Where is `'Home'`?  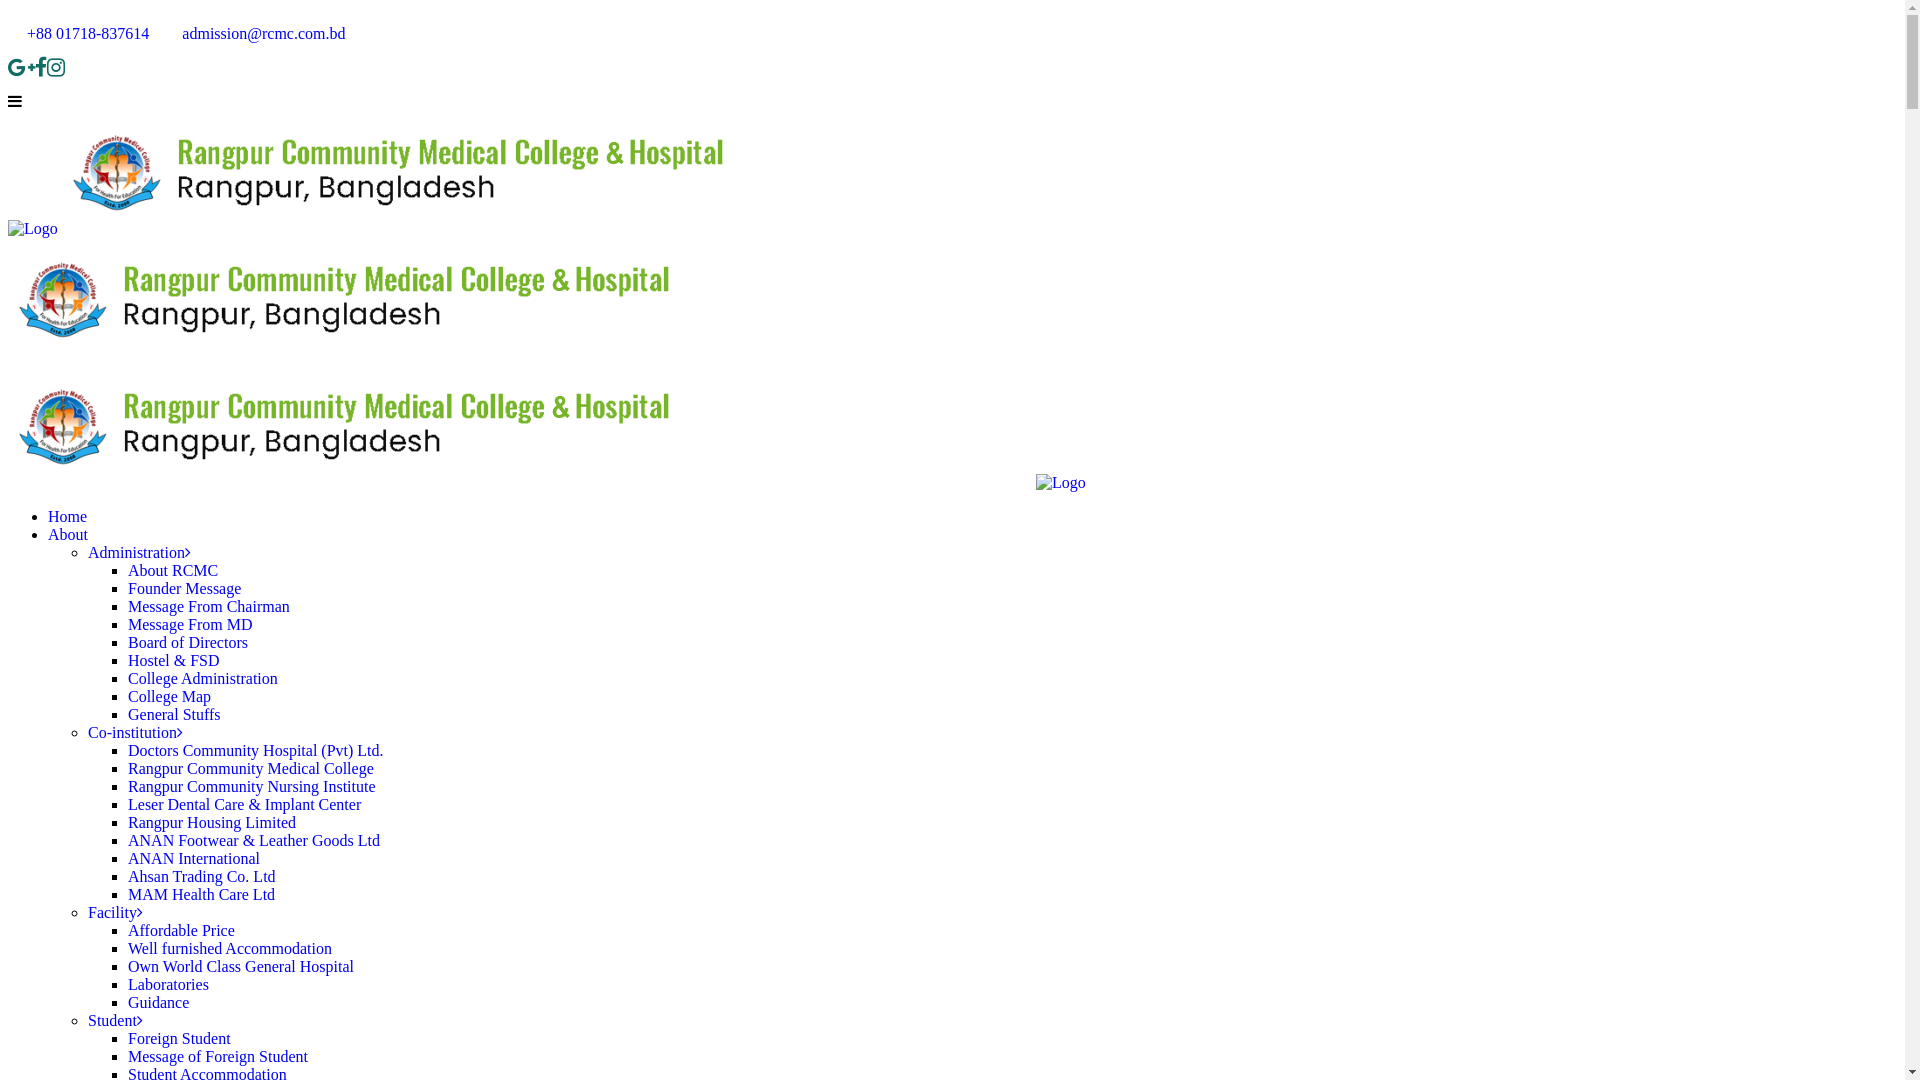
'Home' is located at coordinates (67, 515).